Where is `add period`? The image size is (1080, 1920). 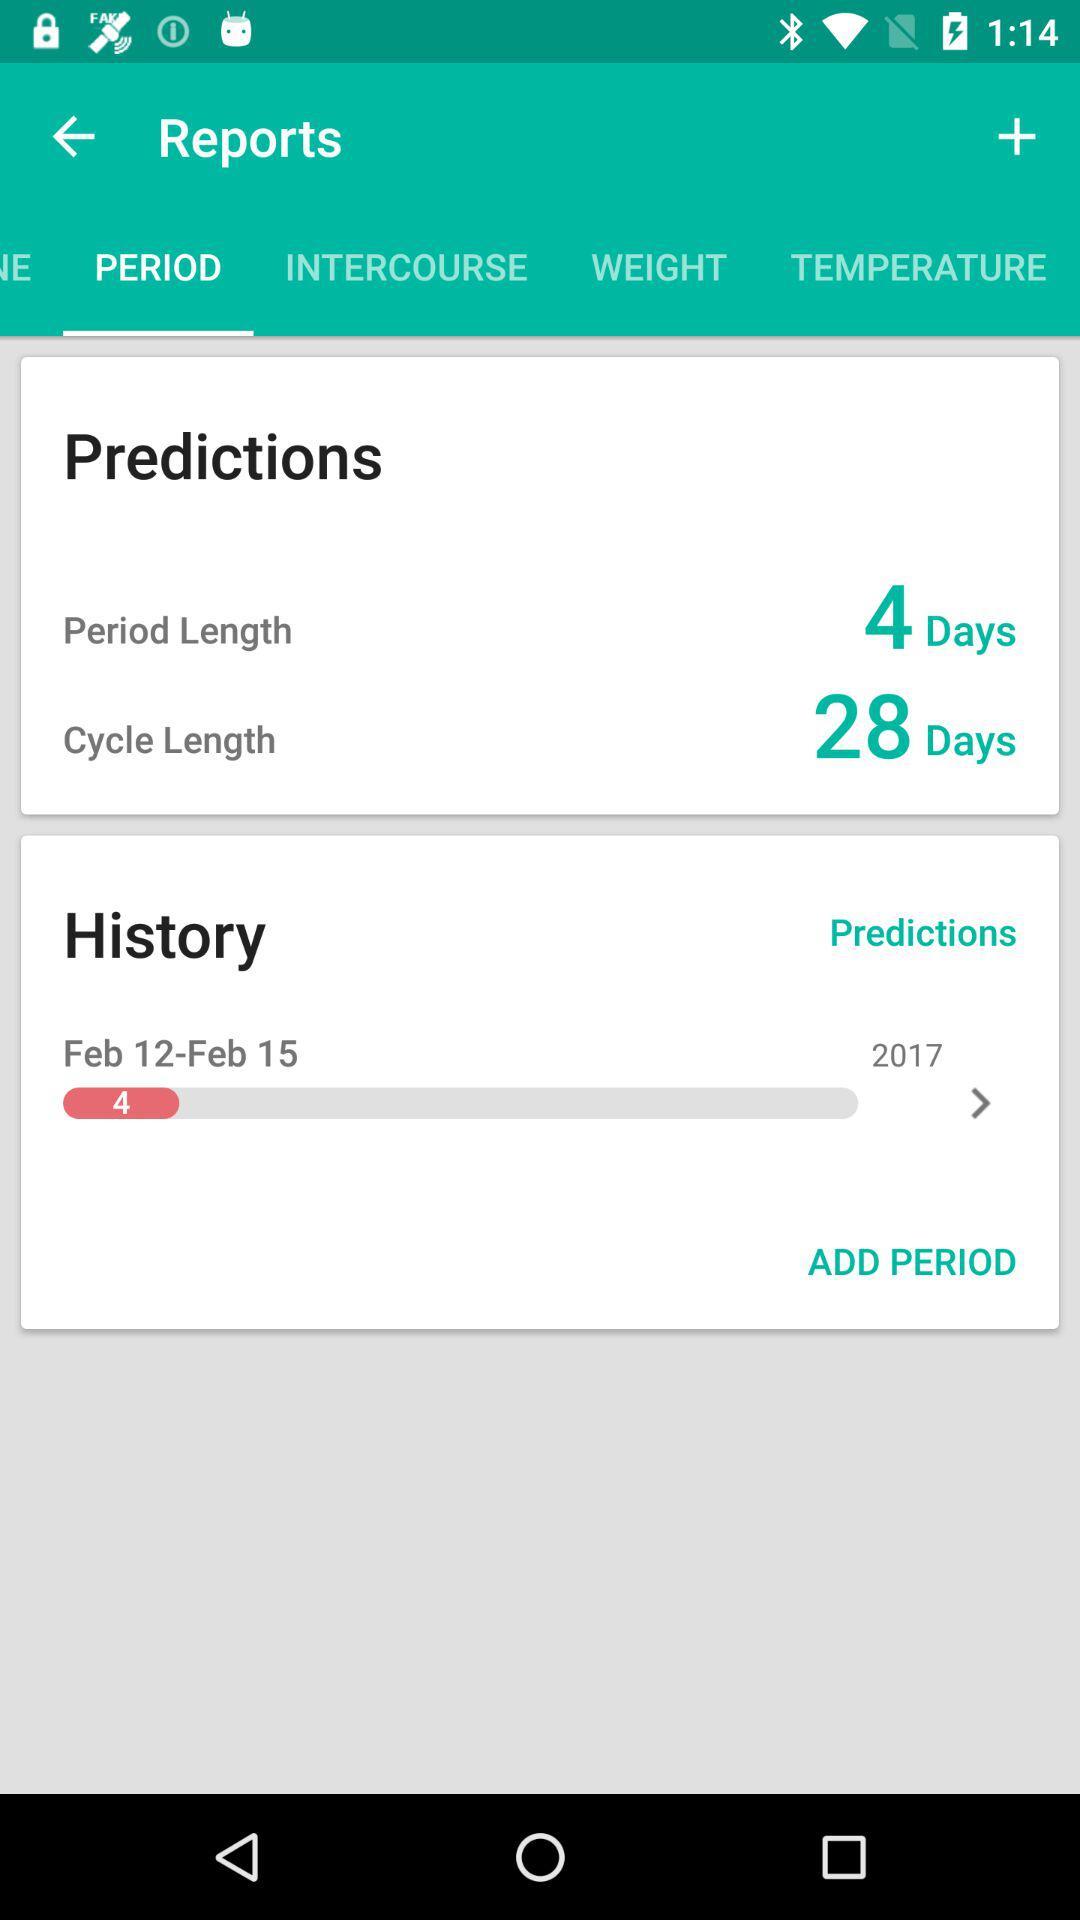 add period is located at coordinates (912, 1259).